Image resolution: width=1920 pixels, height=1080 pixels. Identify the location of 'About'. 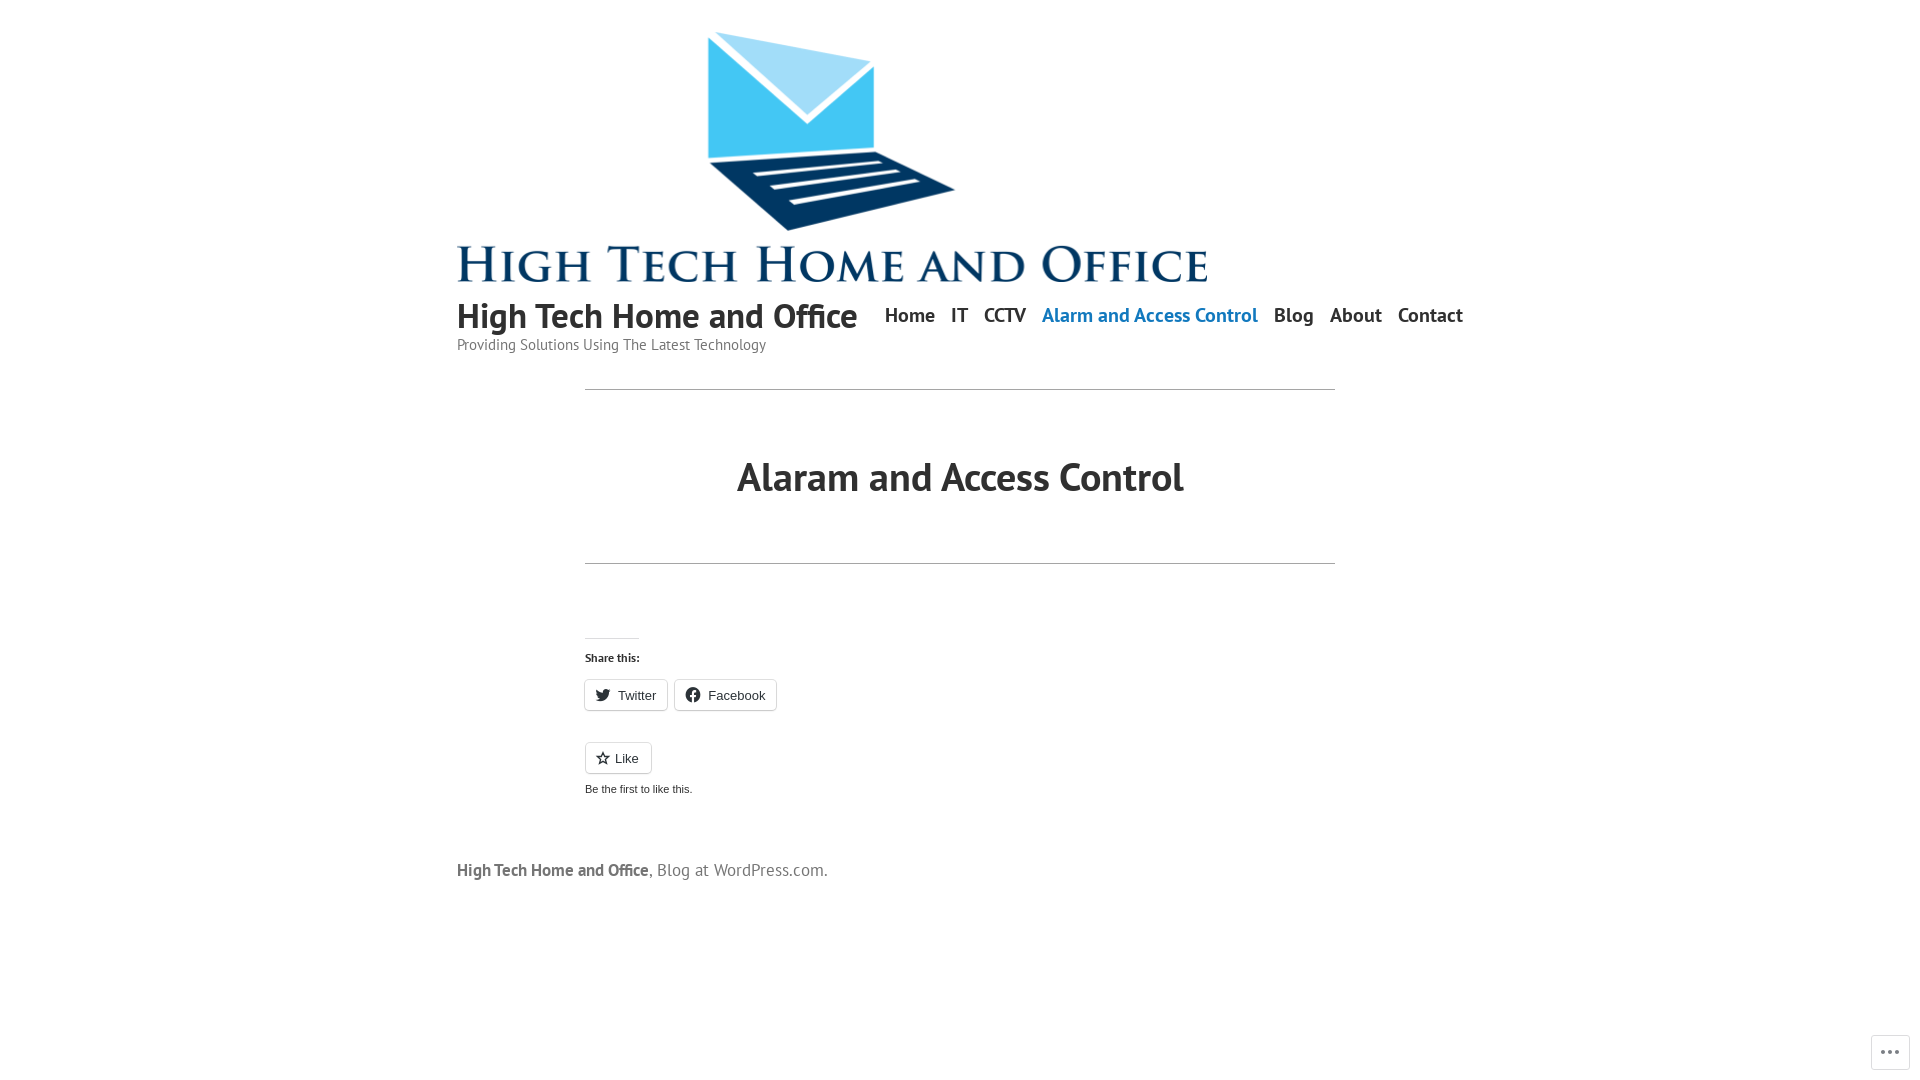
(1356, 315).